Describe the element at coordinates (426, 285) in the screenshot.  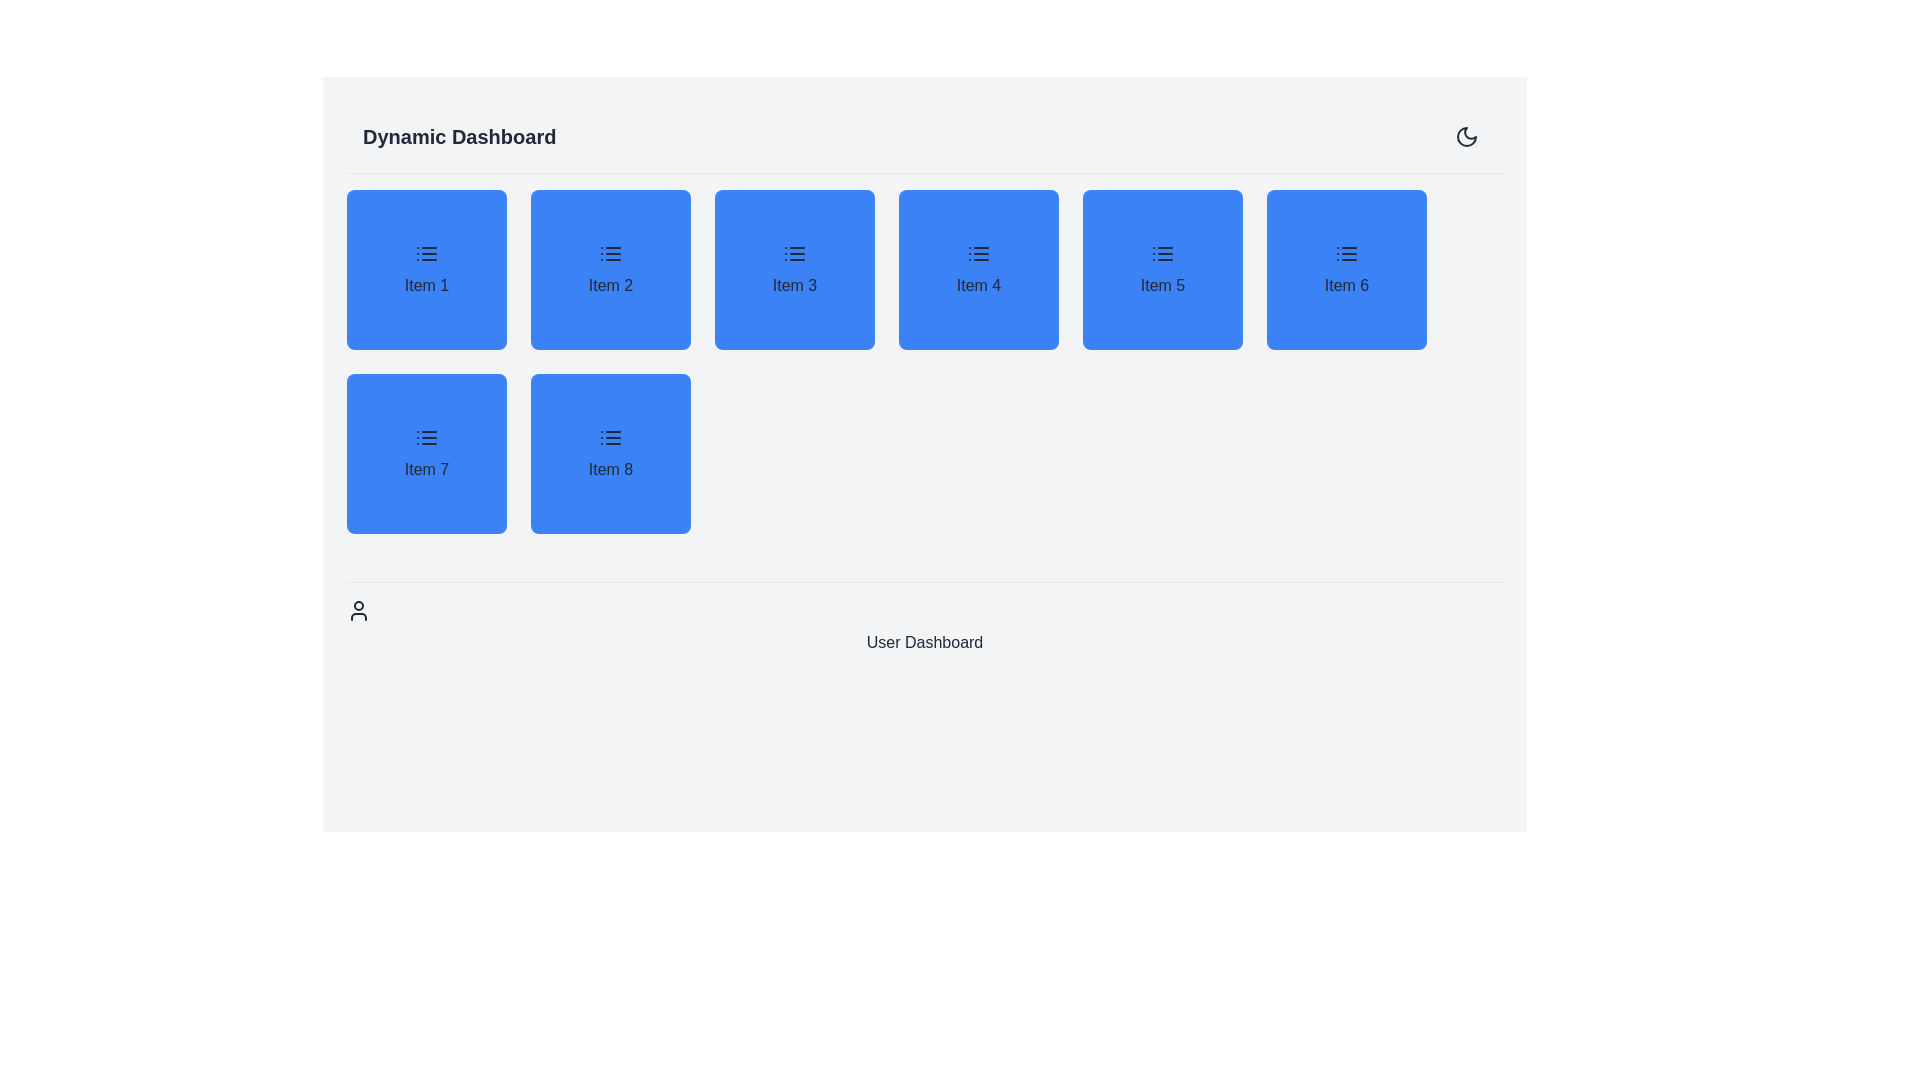
I see `the Text Label displaying 'Item 1' which is styled in bold font and located within the first blue rectangular card on the dashboard interface` at that location.